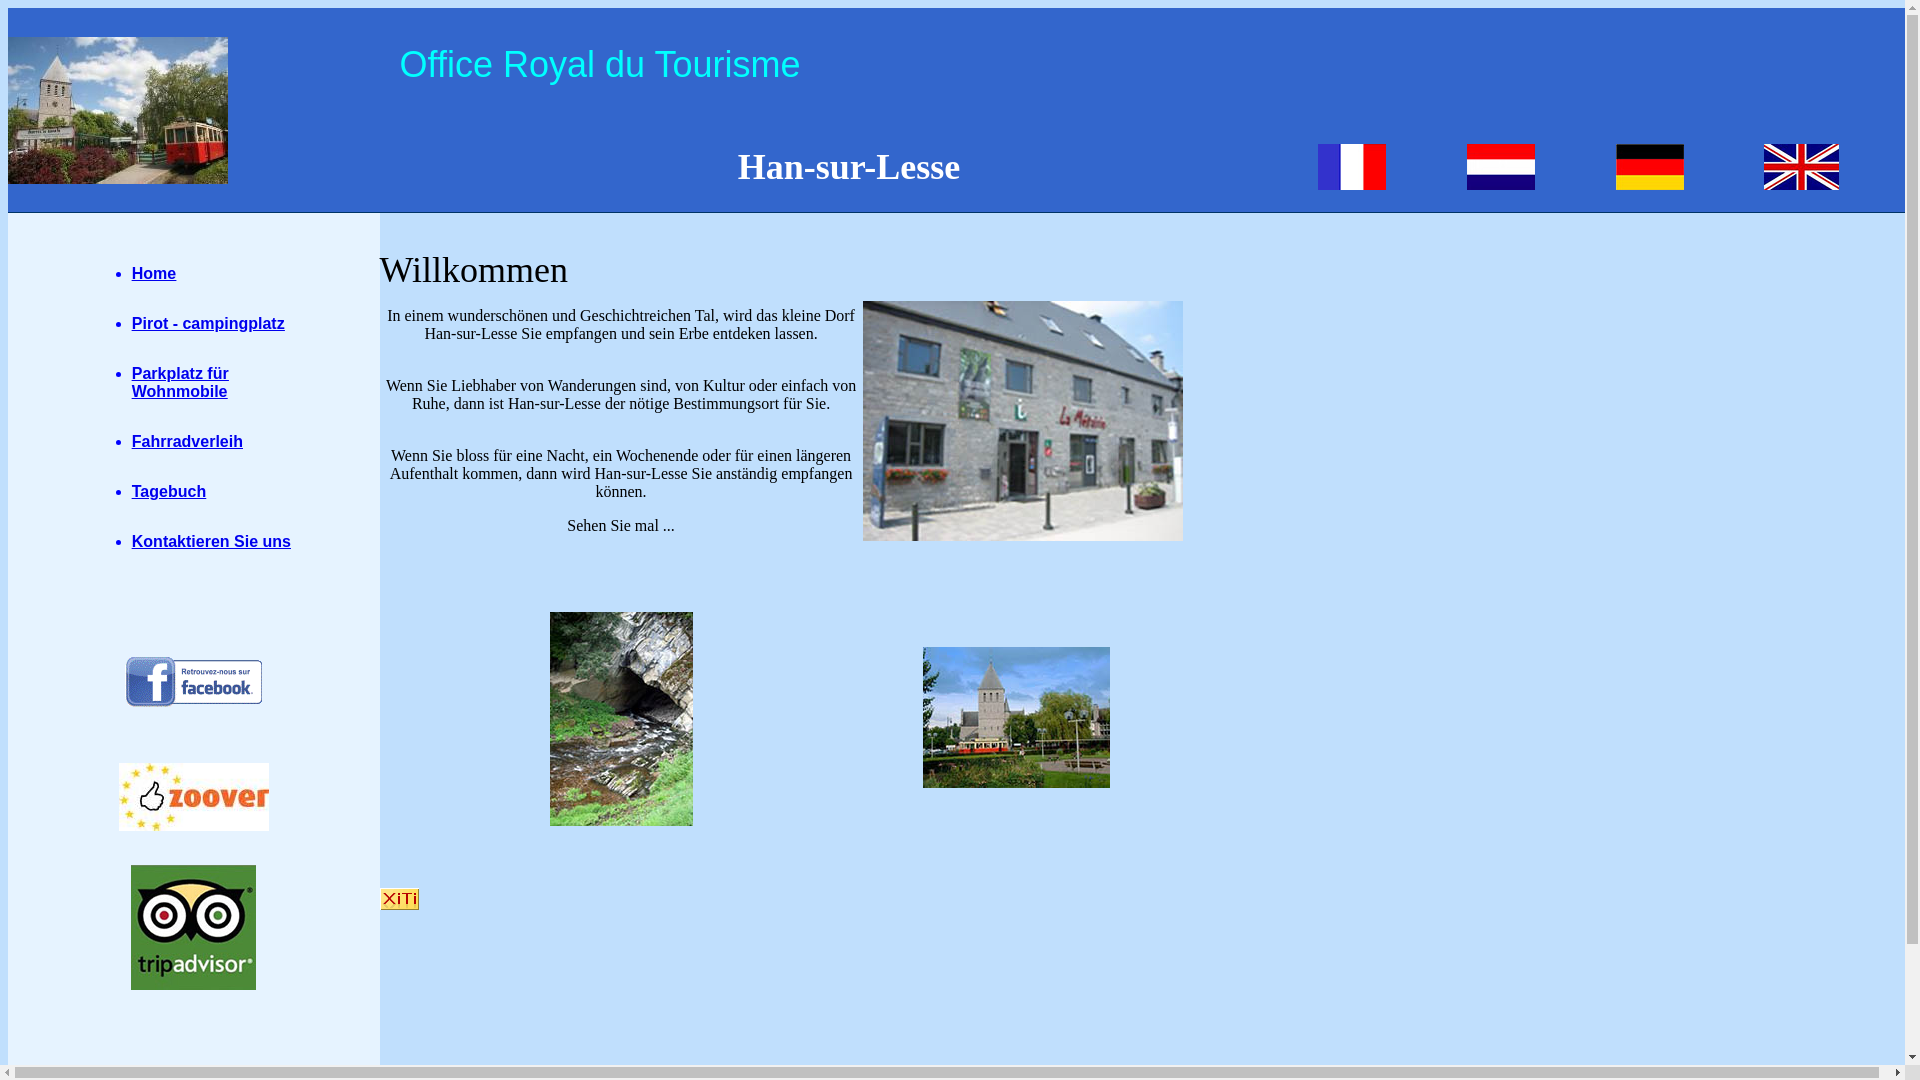 The image size is (1920, 1080). I want to click on 'Fahrradverleih', so click(187, 440).